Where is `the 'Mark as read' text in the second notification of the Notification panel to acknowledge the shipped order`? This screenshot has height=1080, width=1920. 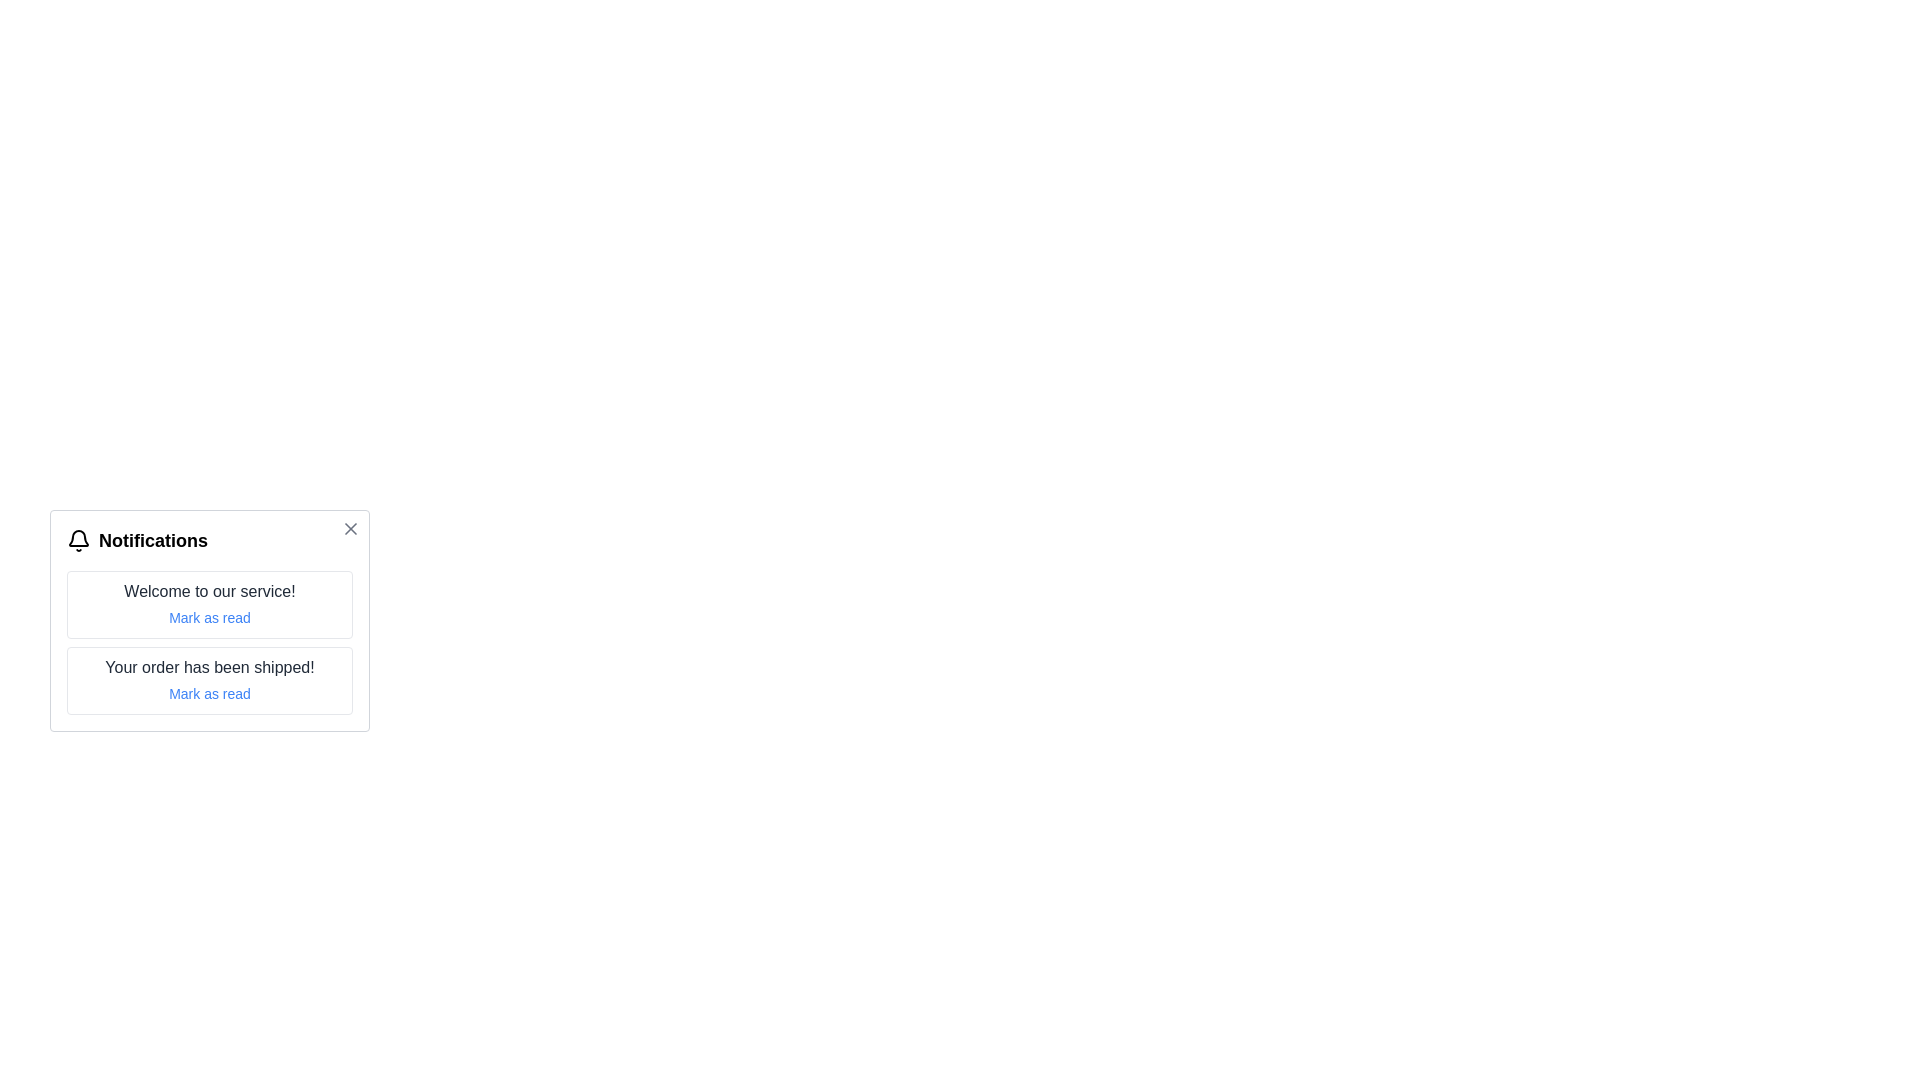
the 'Mark as read' text in the second notification of the Notification panel to acknowledge the shipped order is located at coordinates (210, 680).